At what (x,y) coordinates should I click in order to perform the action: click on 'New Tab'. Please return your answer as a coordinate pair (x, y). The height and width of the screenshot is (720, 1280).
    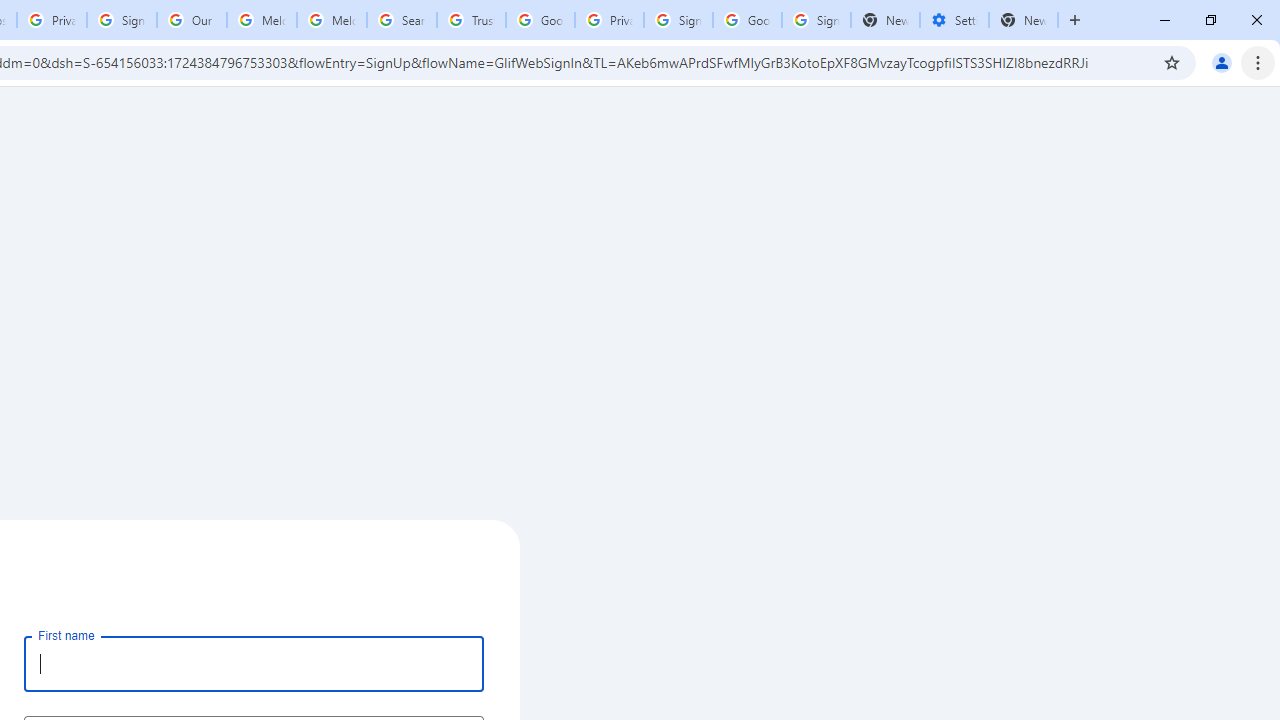
    Looking at the image, I should click on (1024, 20).